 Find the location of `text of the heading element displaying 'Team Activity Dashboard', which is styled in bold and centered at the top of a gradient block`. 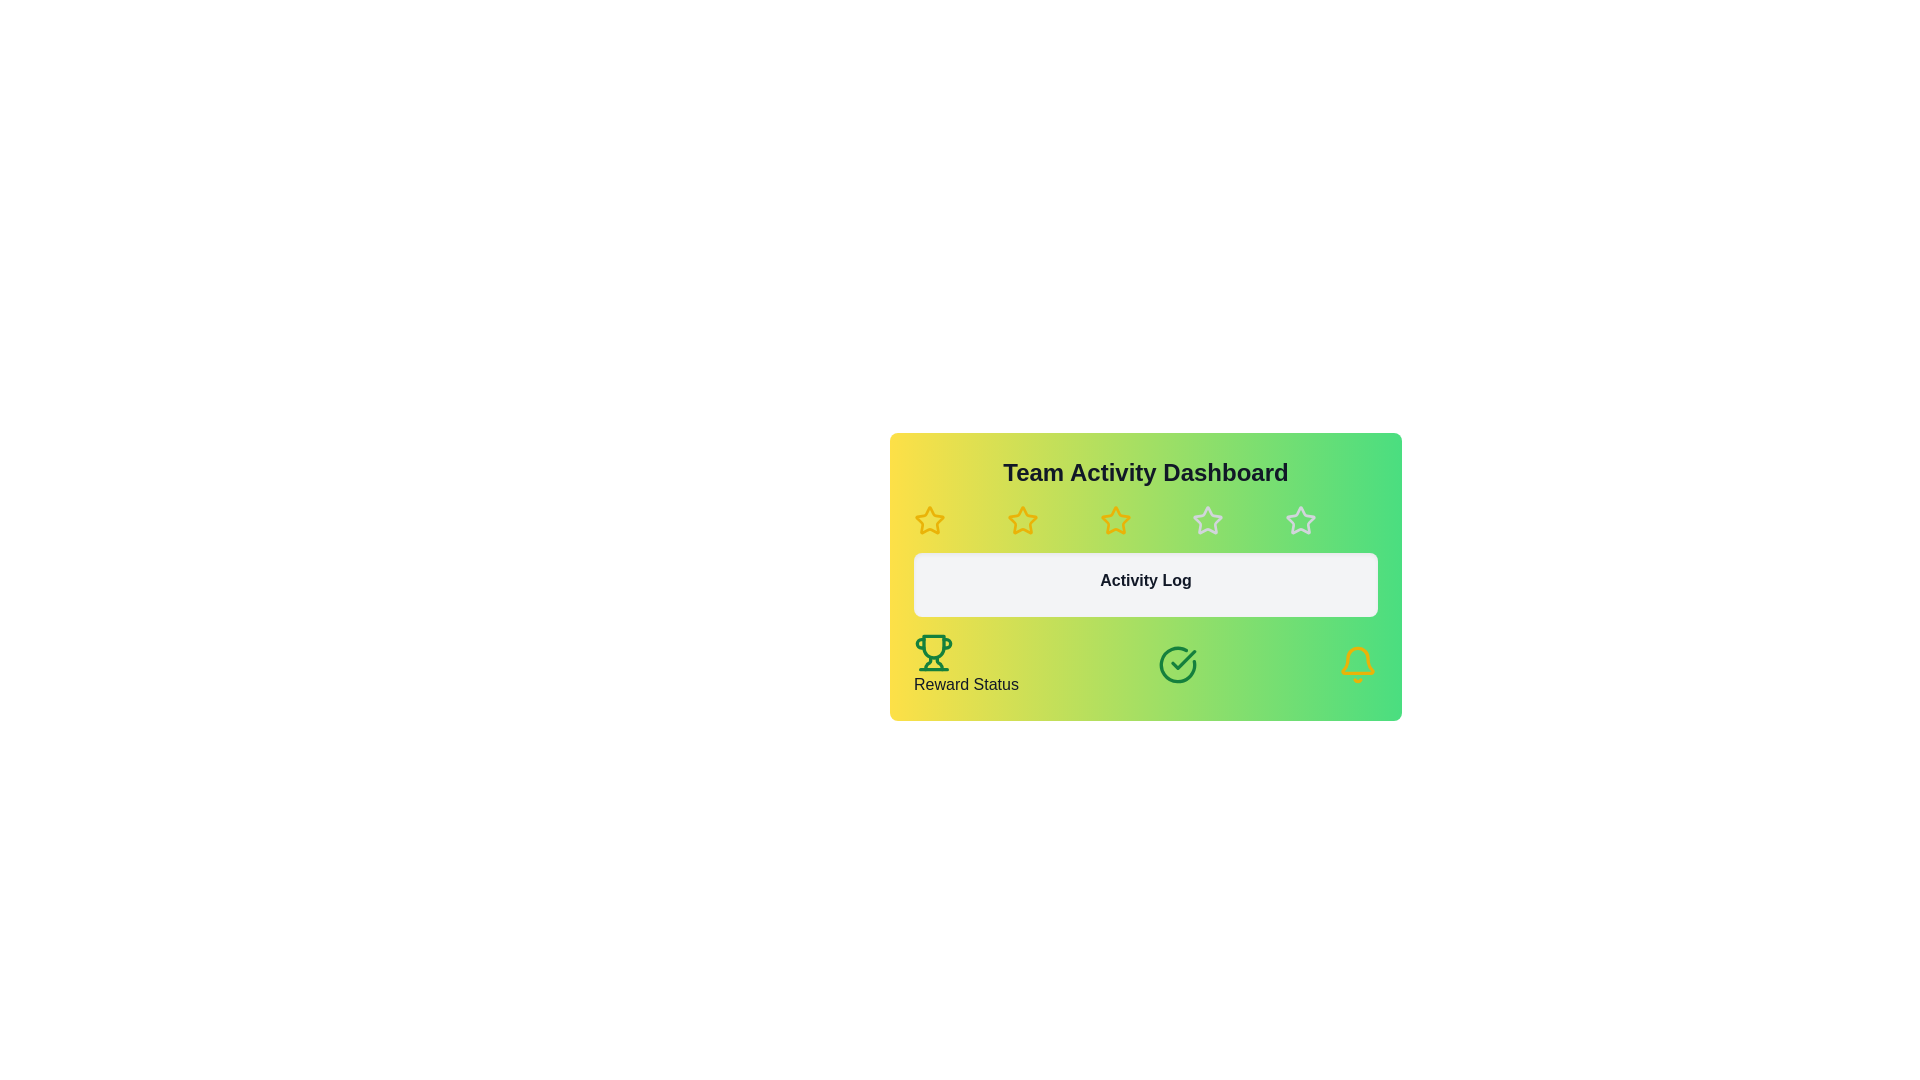

text of the heading element displaying 'Team Activity Dashboard', which is styled in bold and centered at the top of a gradient block is located at coordinates (1146, 473).